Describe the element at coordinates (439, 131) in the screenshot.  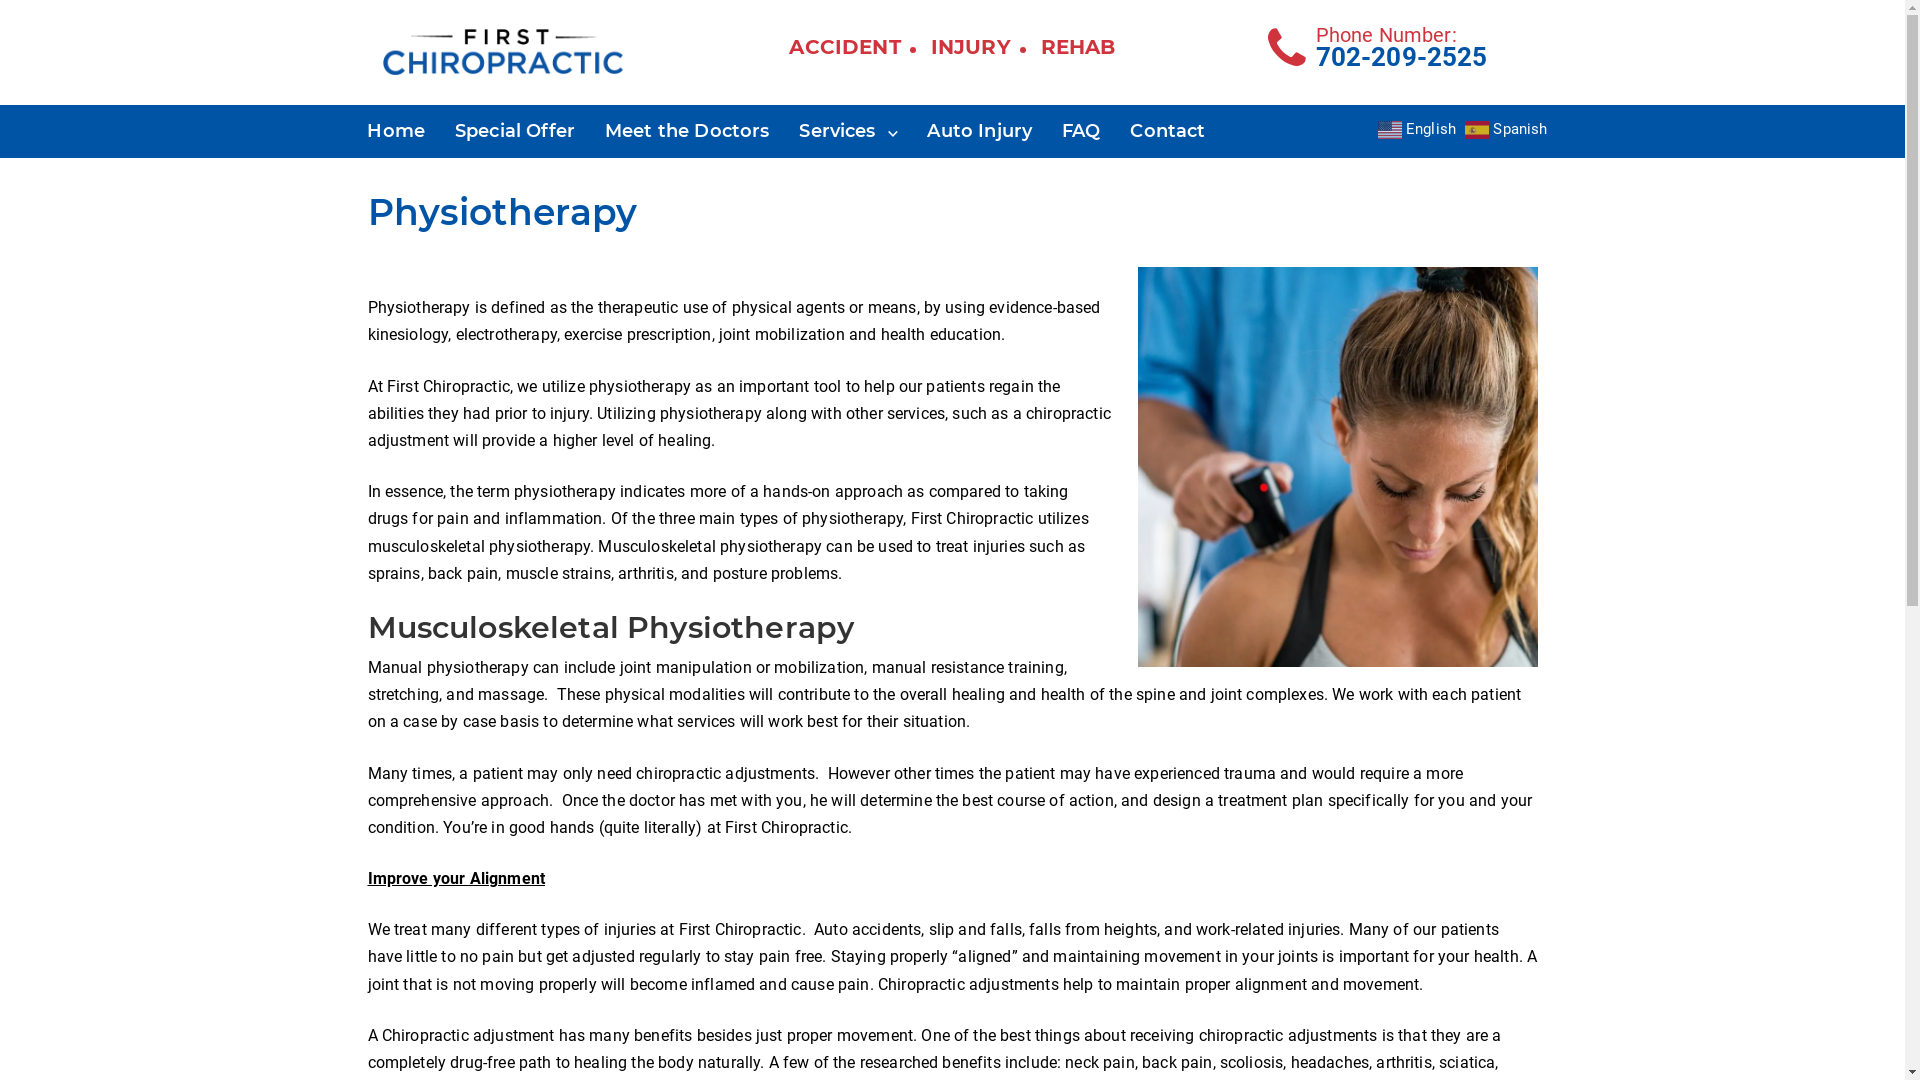
I see `'Special Offer'` at that location.